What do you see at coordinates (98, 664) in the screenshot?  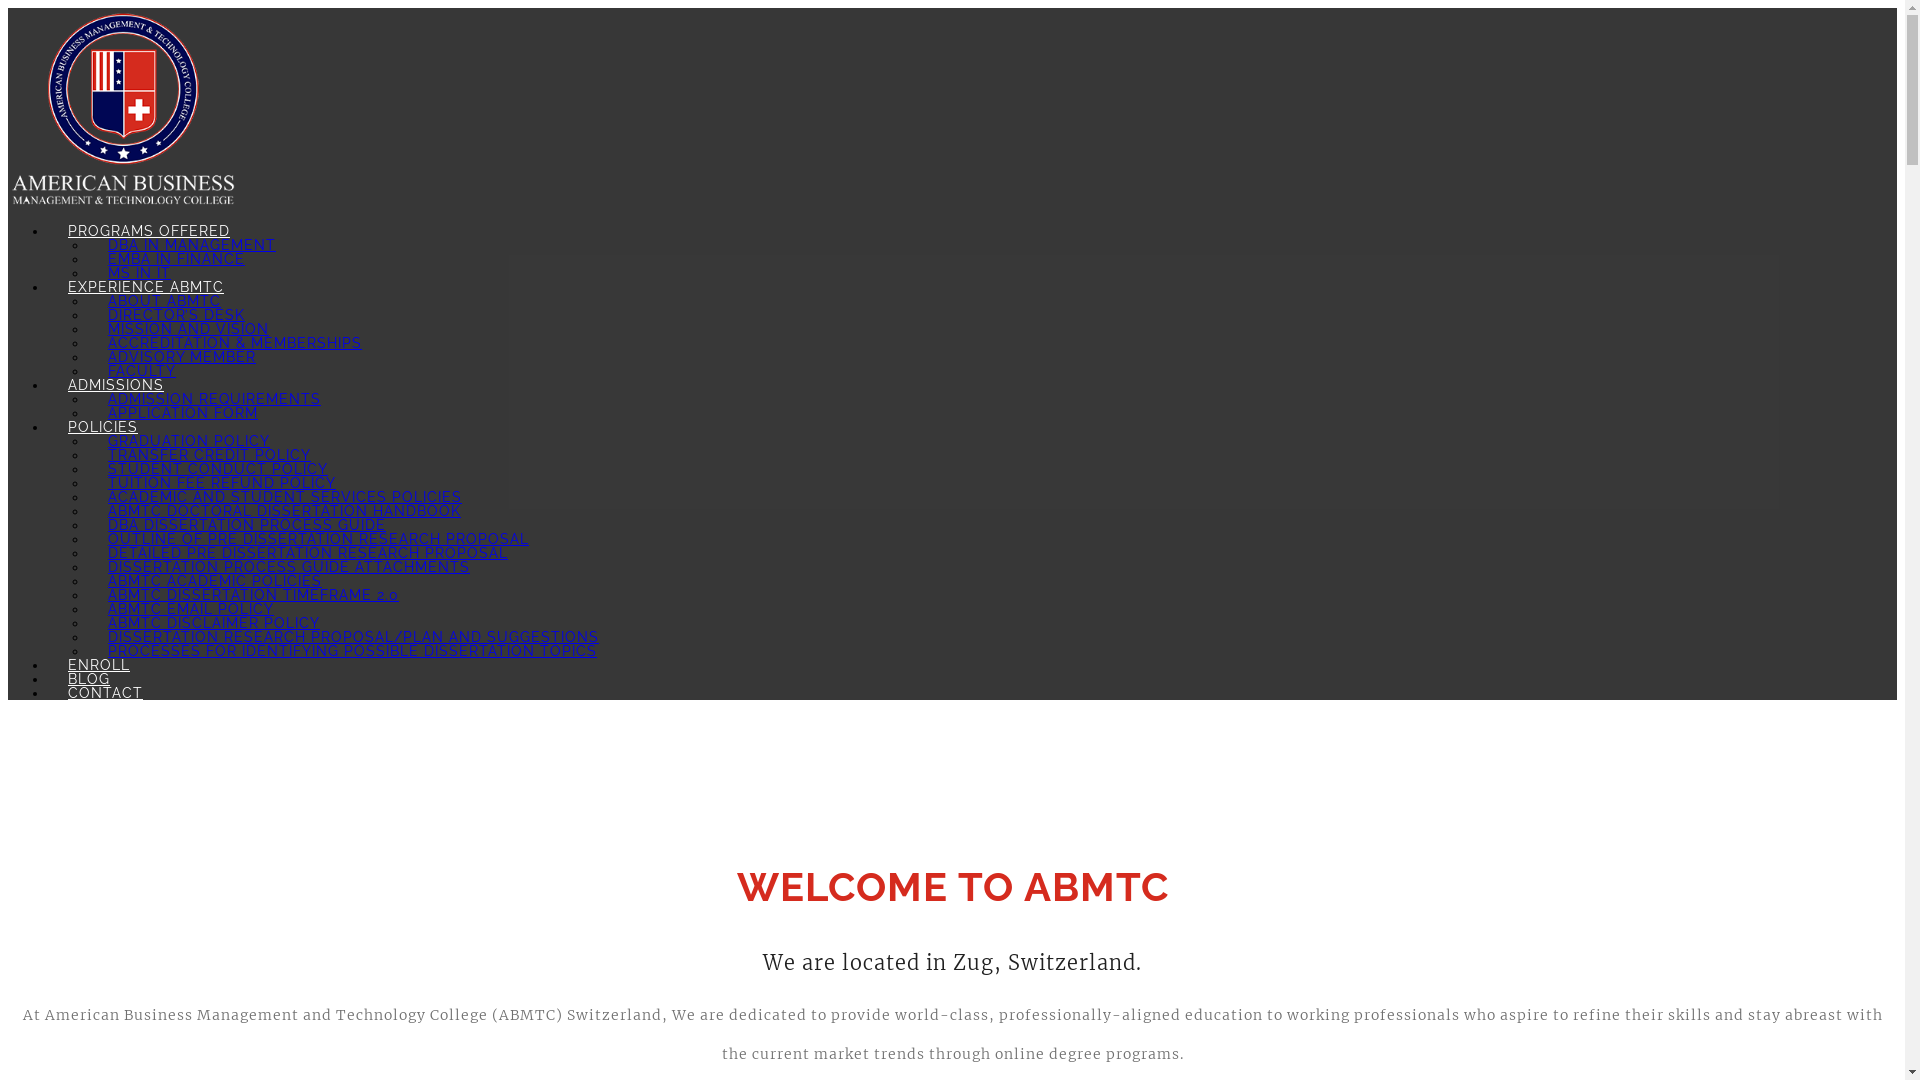 I see `'ENROLL'` at bounding box center [98, 664].